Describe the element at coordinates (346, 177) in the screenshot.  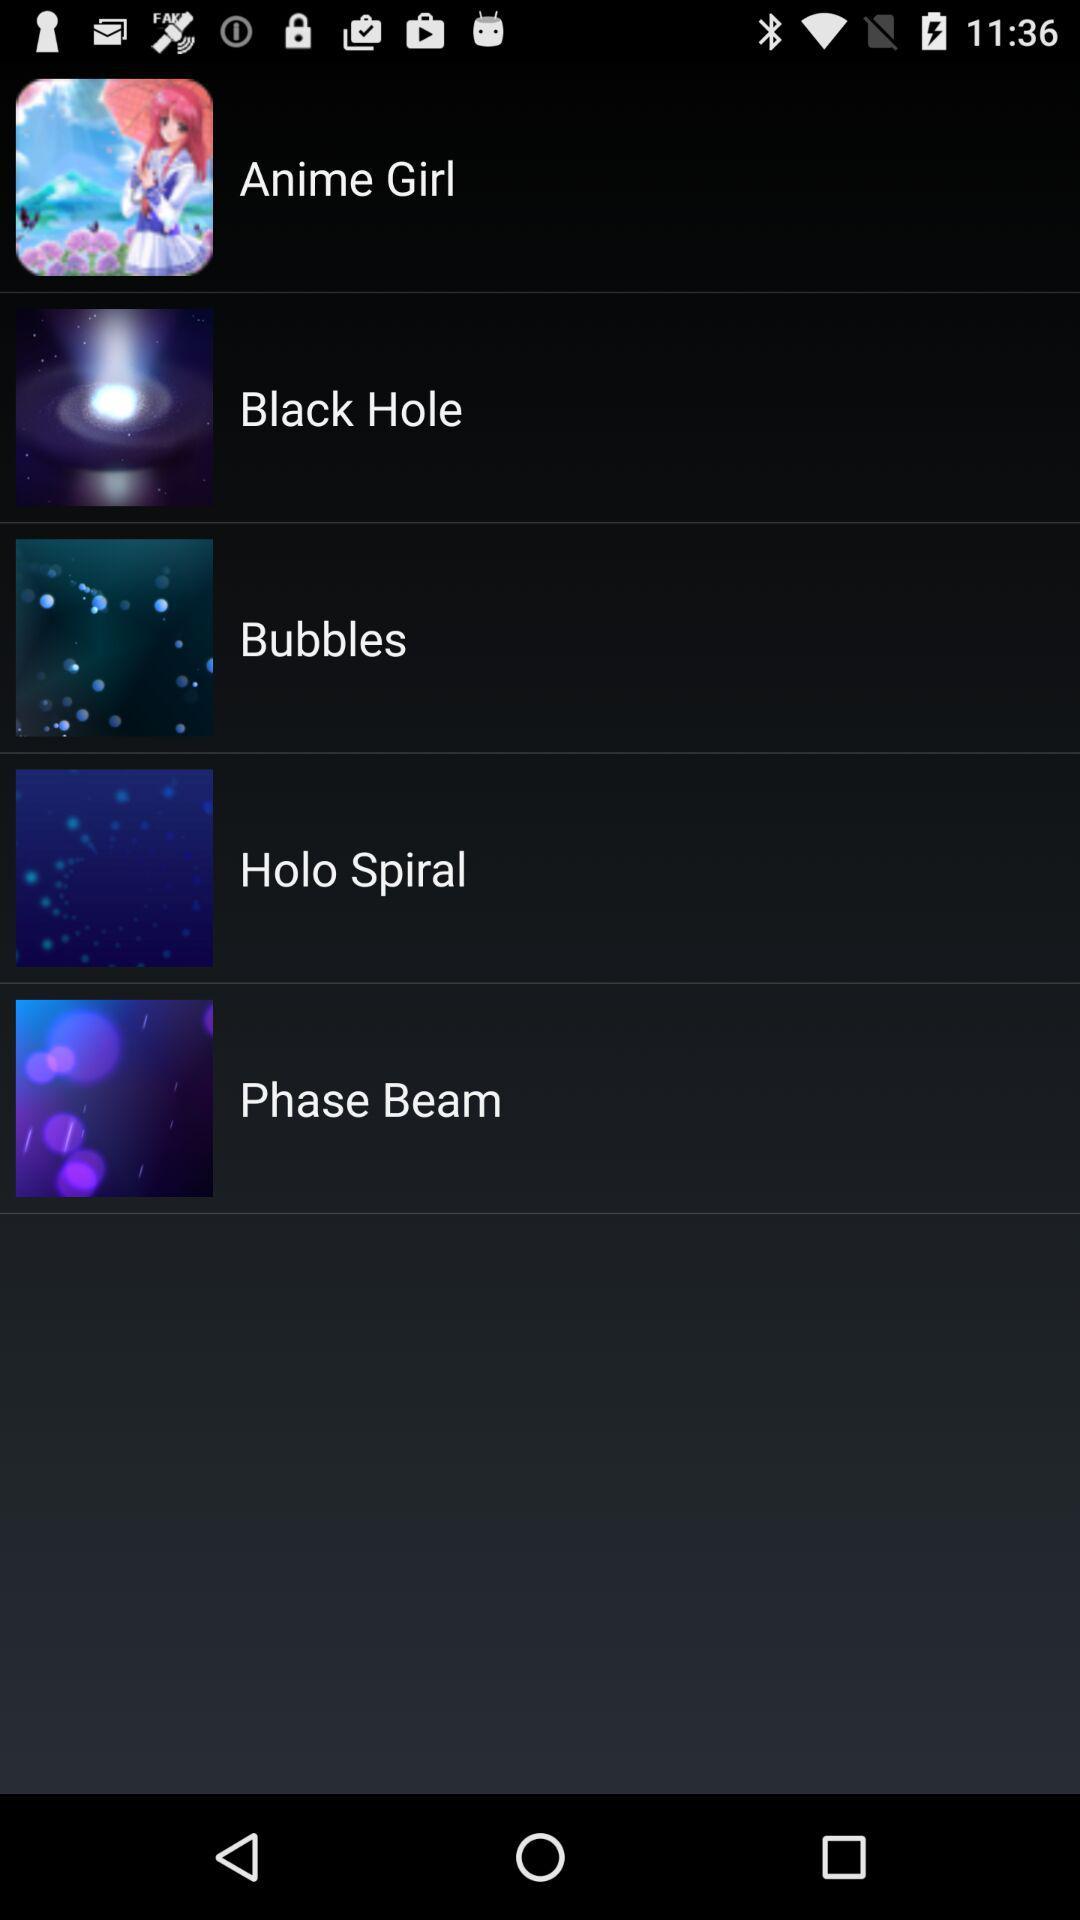
I see `icon above black hole app` at that location.